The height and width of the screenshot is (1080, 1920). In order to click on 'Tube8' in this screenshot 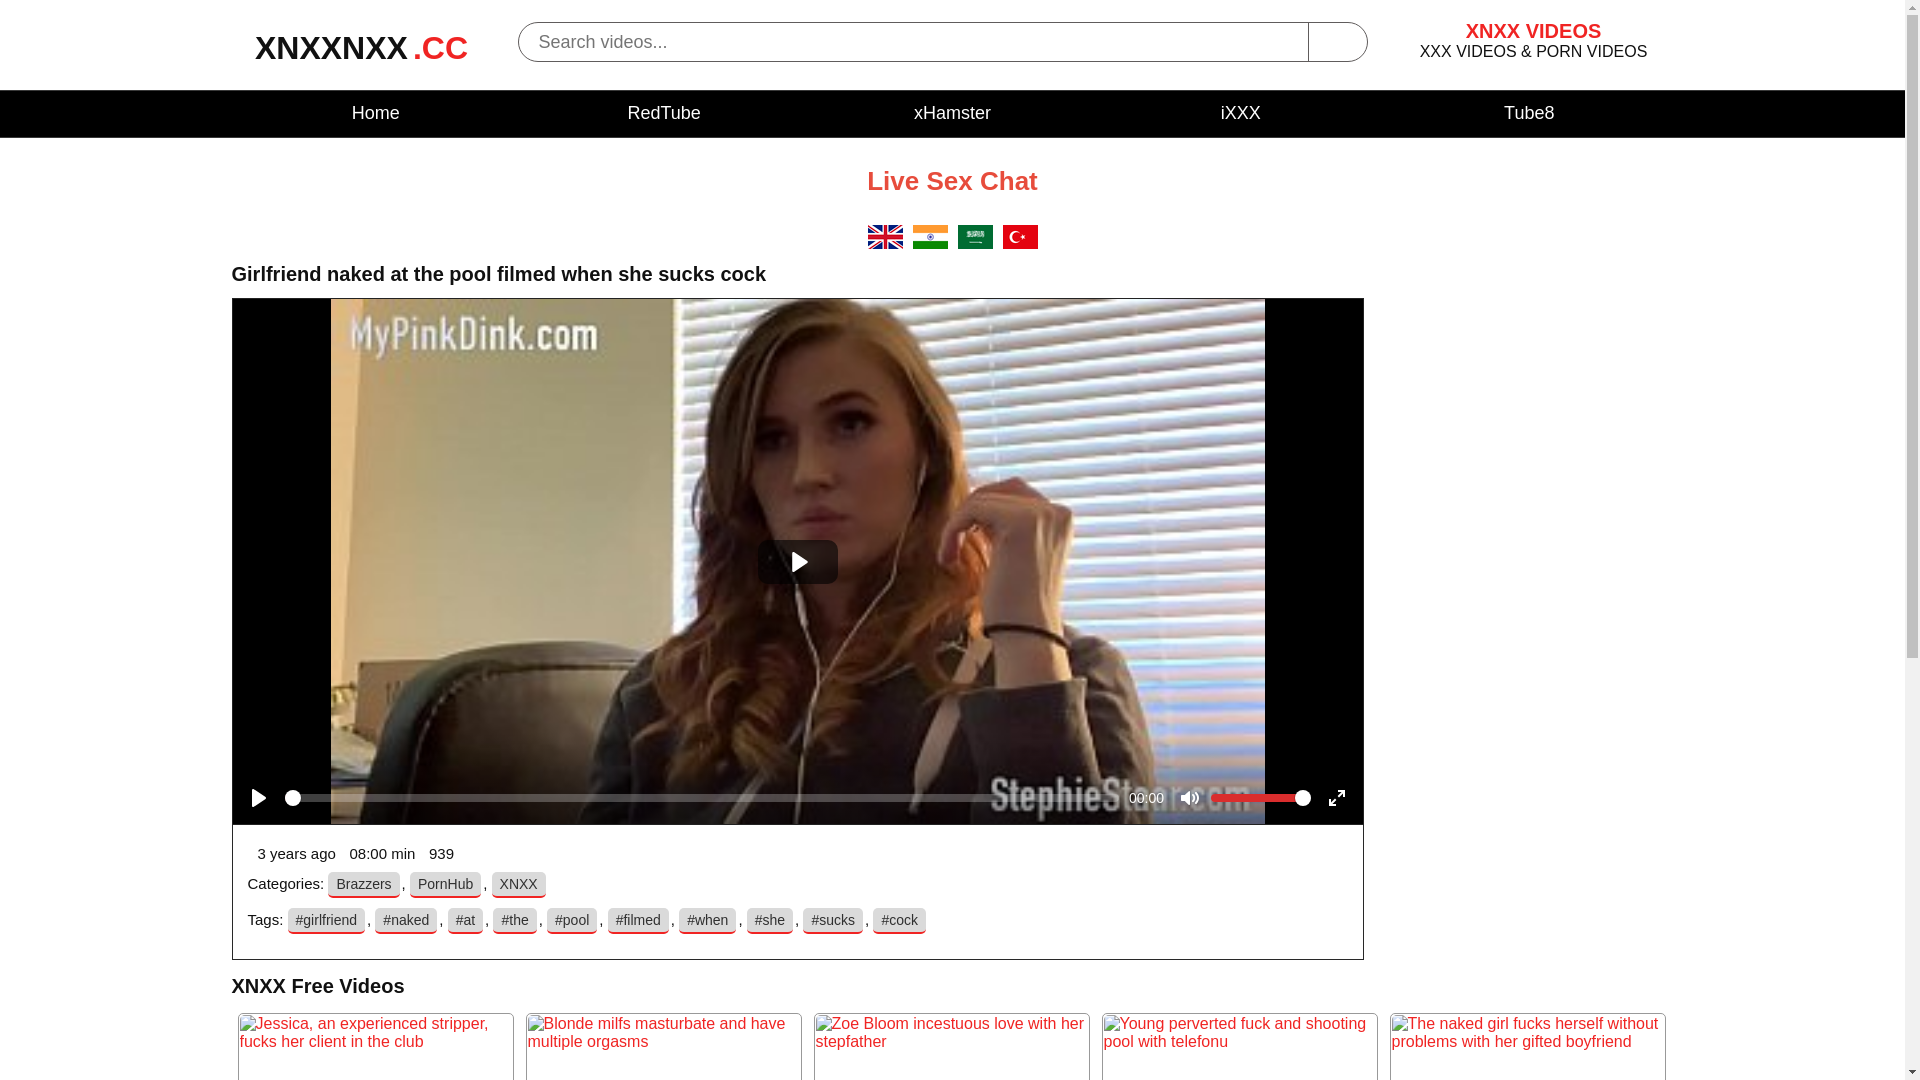, I will do `click(1384, 112)`.